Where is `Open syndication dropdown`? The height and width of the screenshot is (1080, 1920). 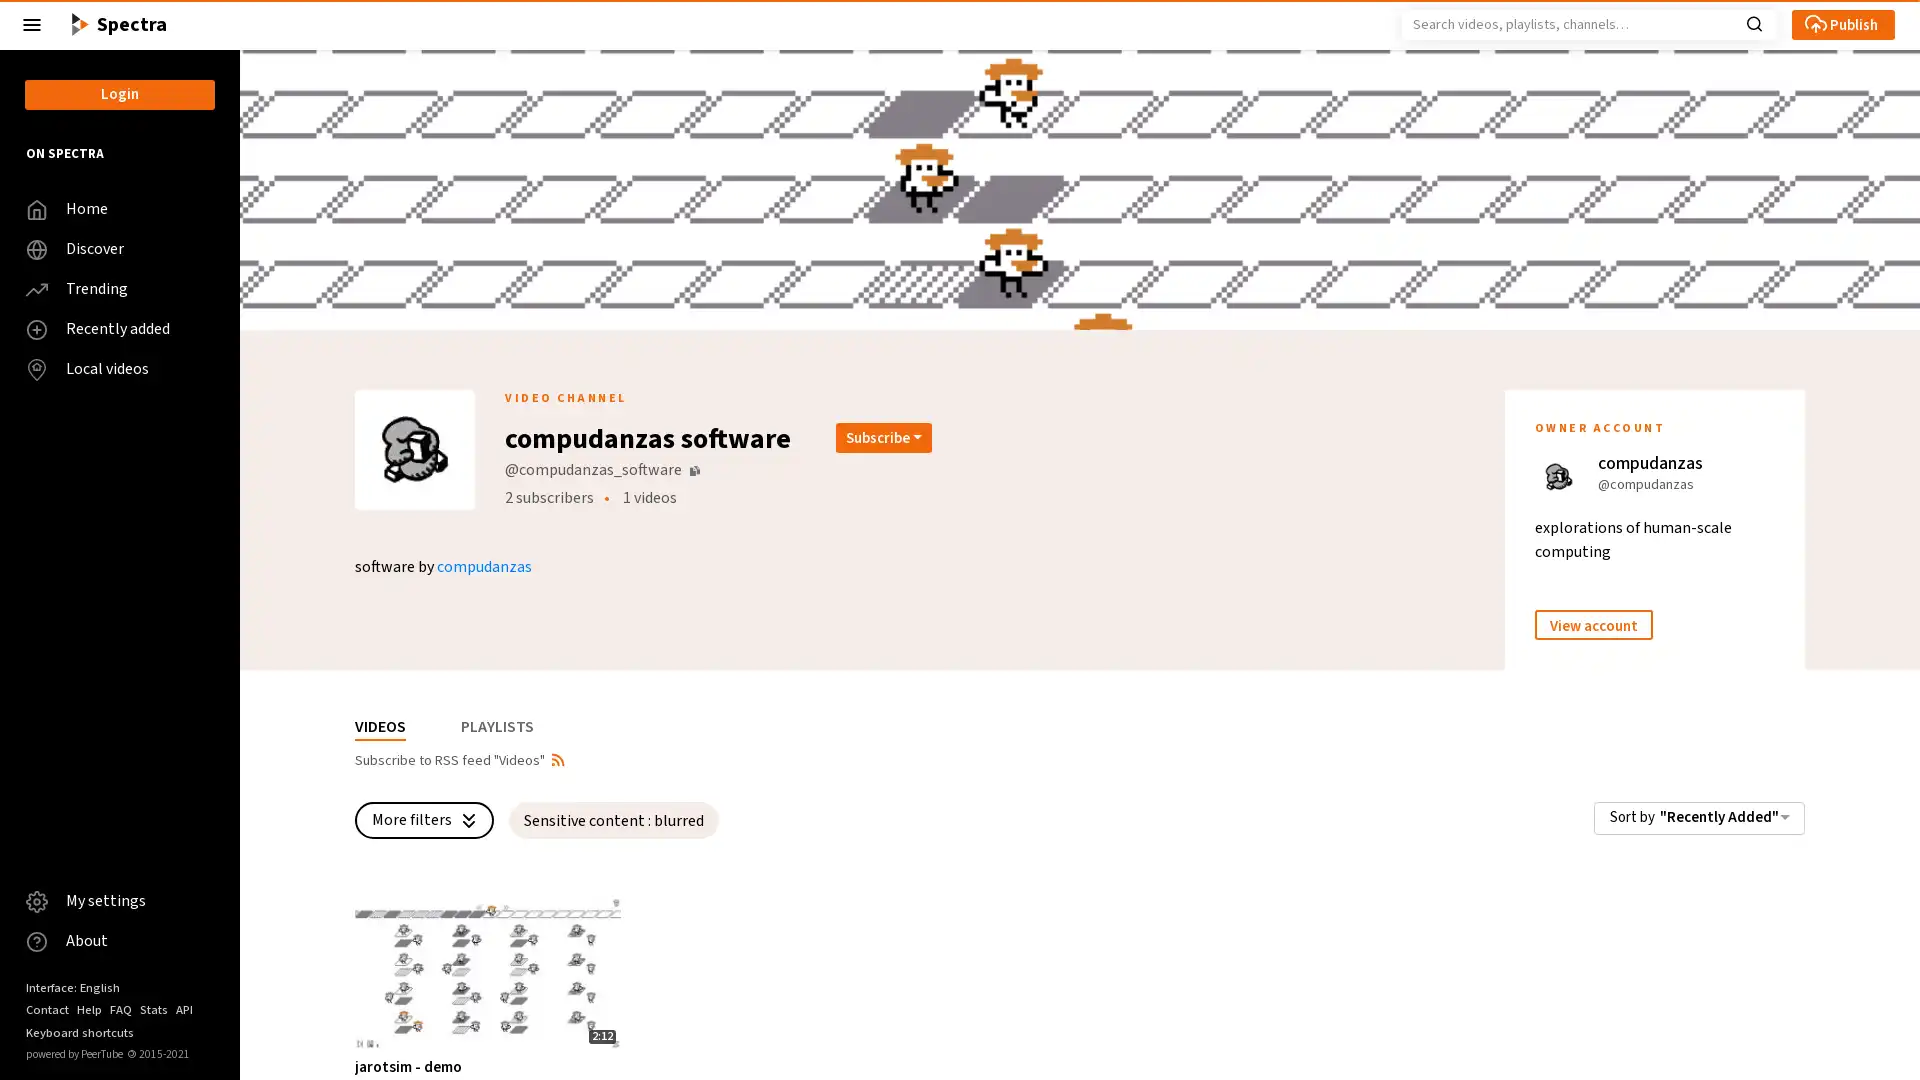
Open syndication dropdown is located at coordinates (557, 758).